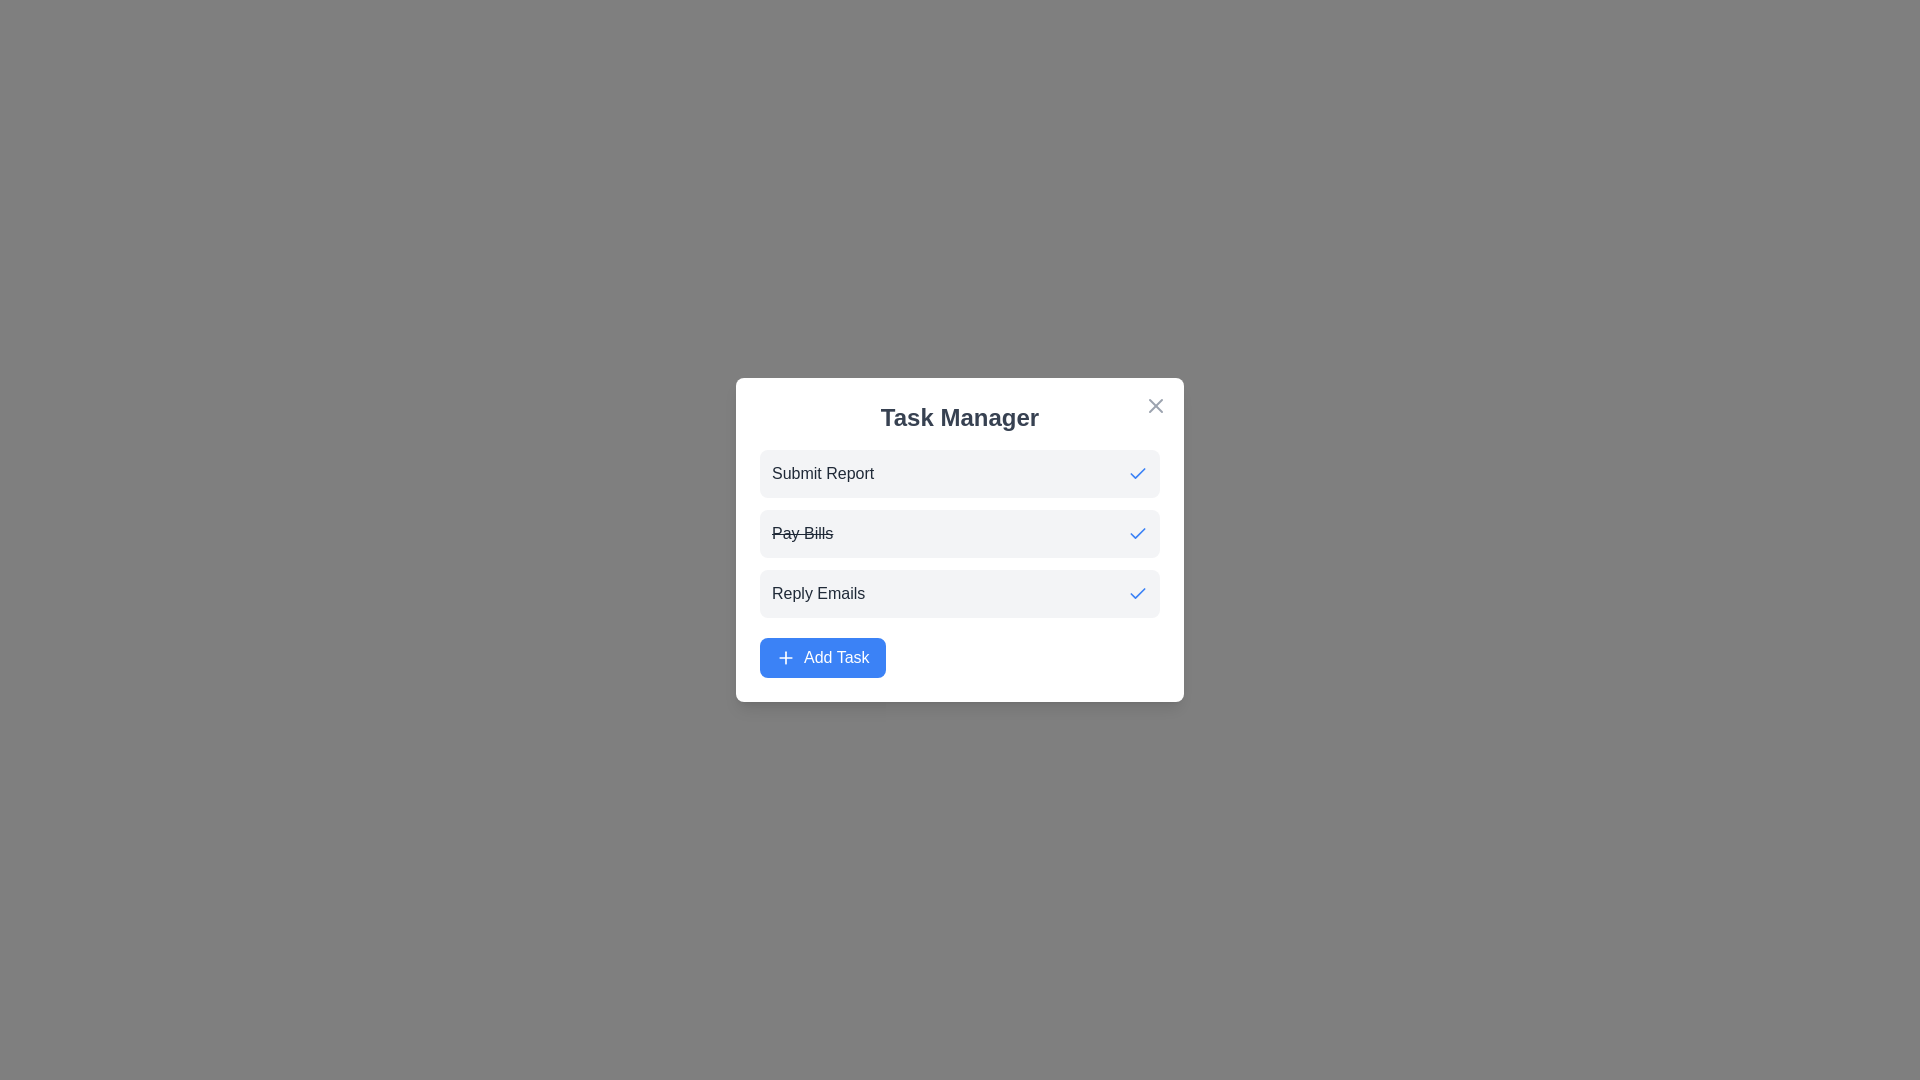 The height and width of the screenshot is (1080, 1920). I want to click on 'Add Task' button to initiate the process of adding a new task, so click(822, 658).